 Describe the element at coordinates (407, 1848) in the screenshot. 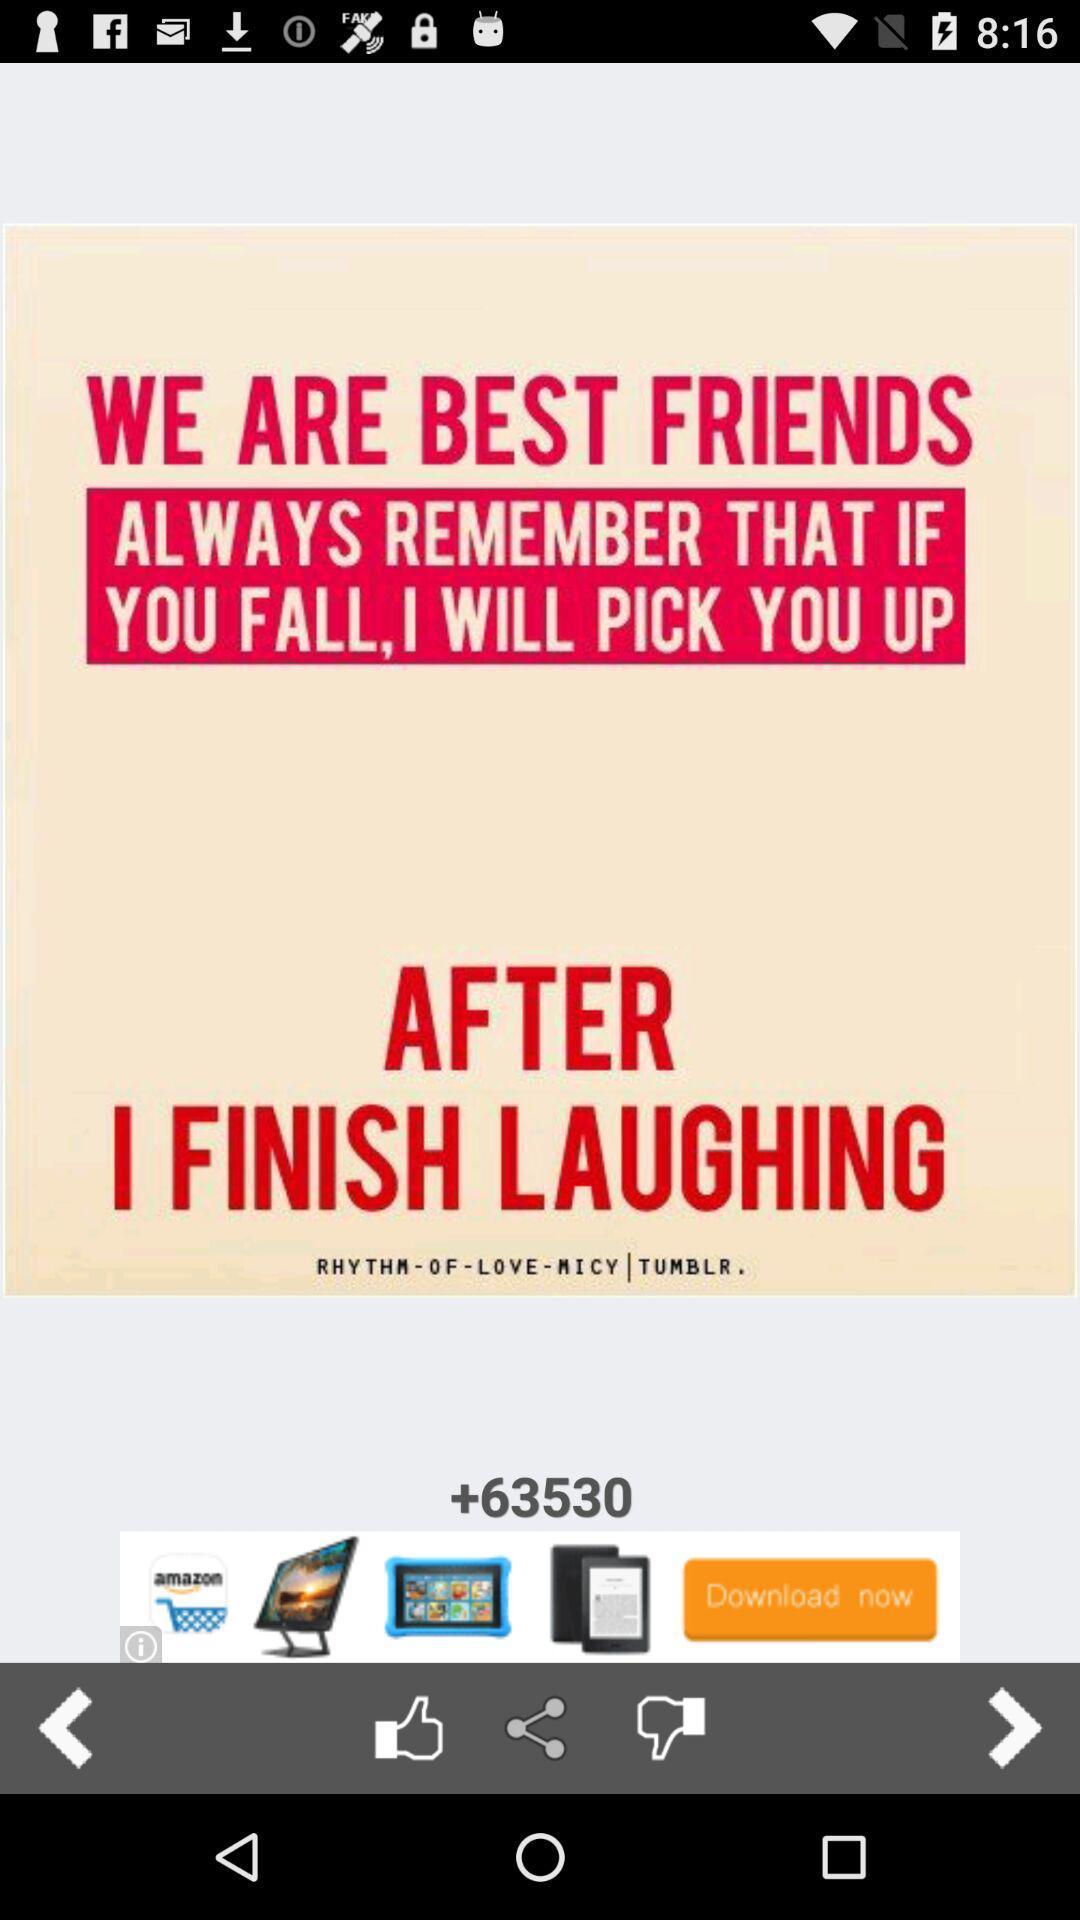

I see `the thumbs_up icon` at that location.